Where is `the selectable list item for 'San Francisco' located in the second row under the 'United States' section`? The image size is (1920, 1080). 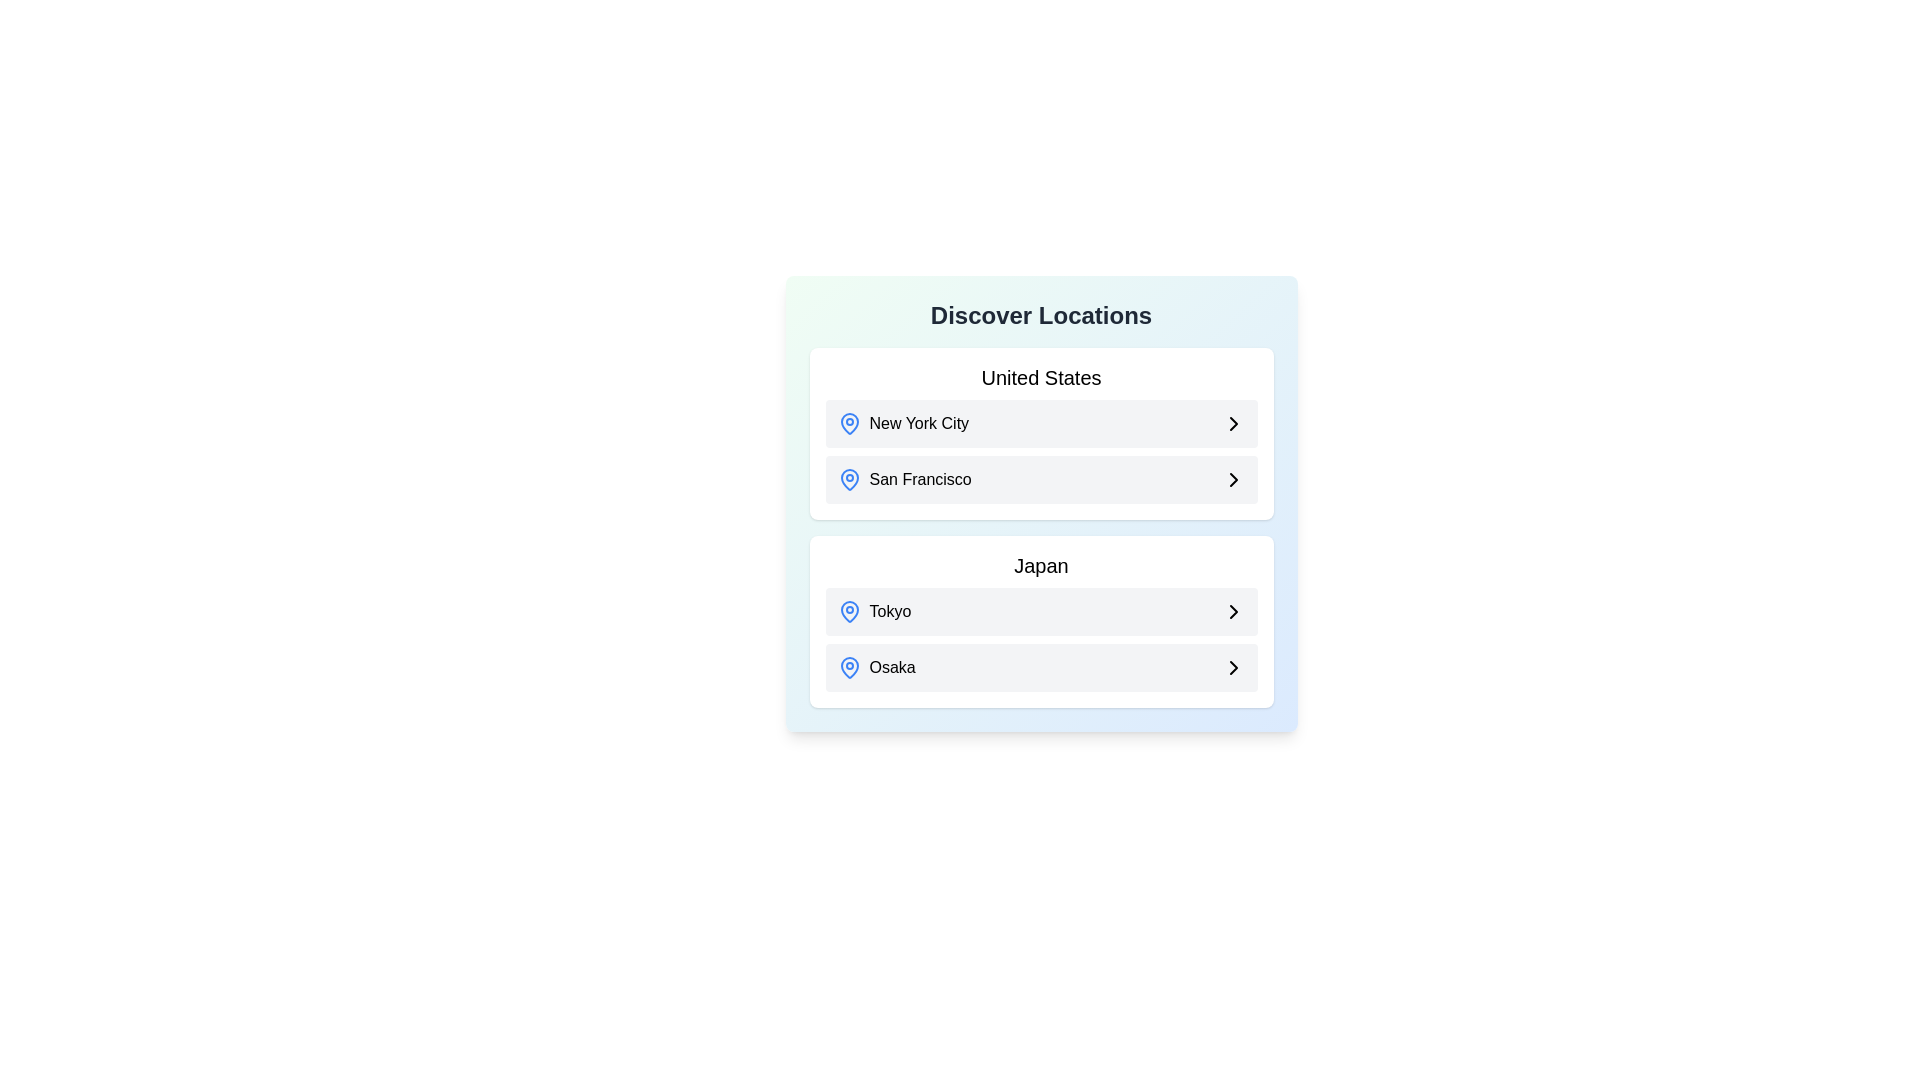
the selectable list item for 'San Francisco' located in the second row under the 'United States' section is located at coordinates (1040, 479).